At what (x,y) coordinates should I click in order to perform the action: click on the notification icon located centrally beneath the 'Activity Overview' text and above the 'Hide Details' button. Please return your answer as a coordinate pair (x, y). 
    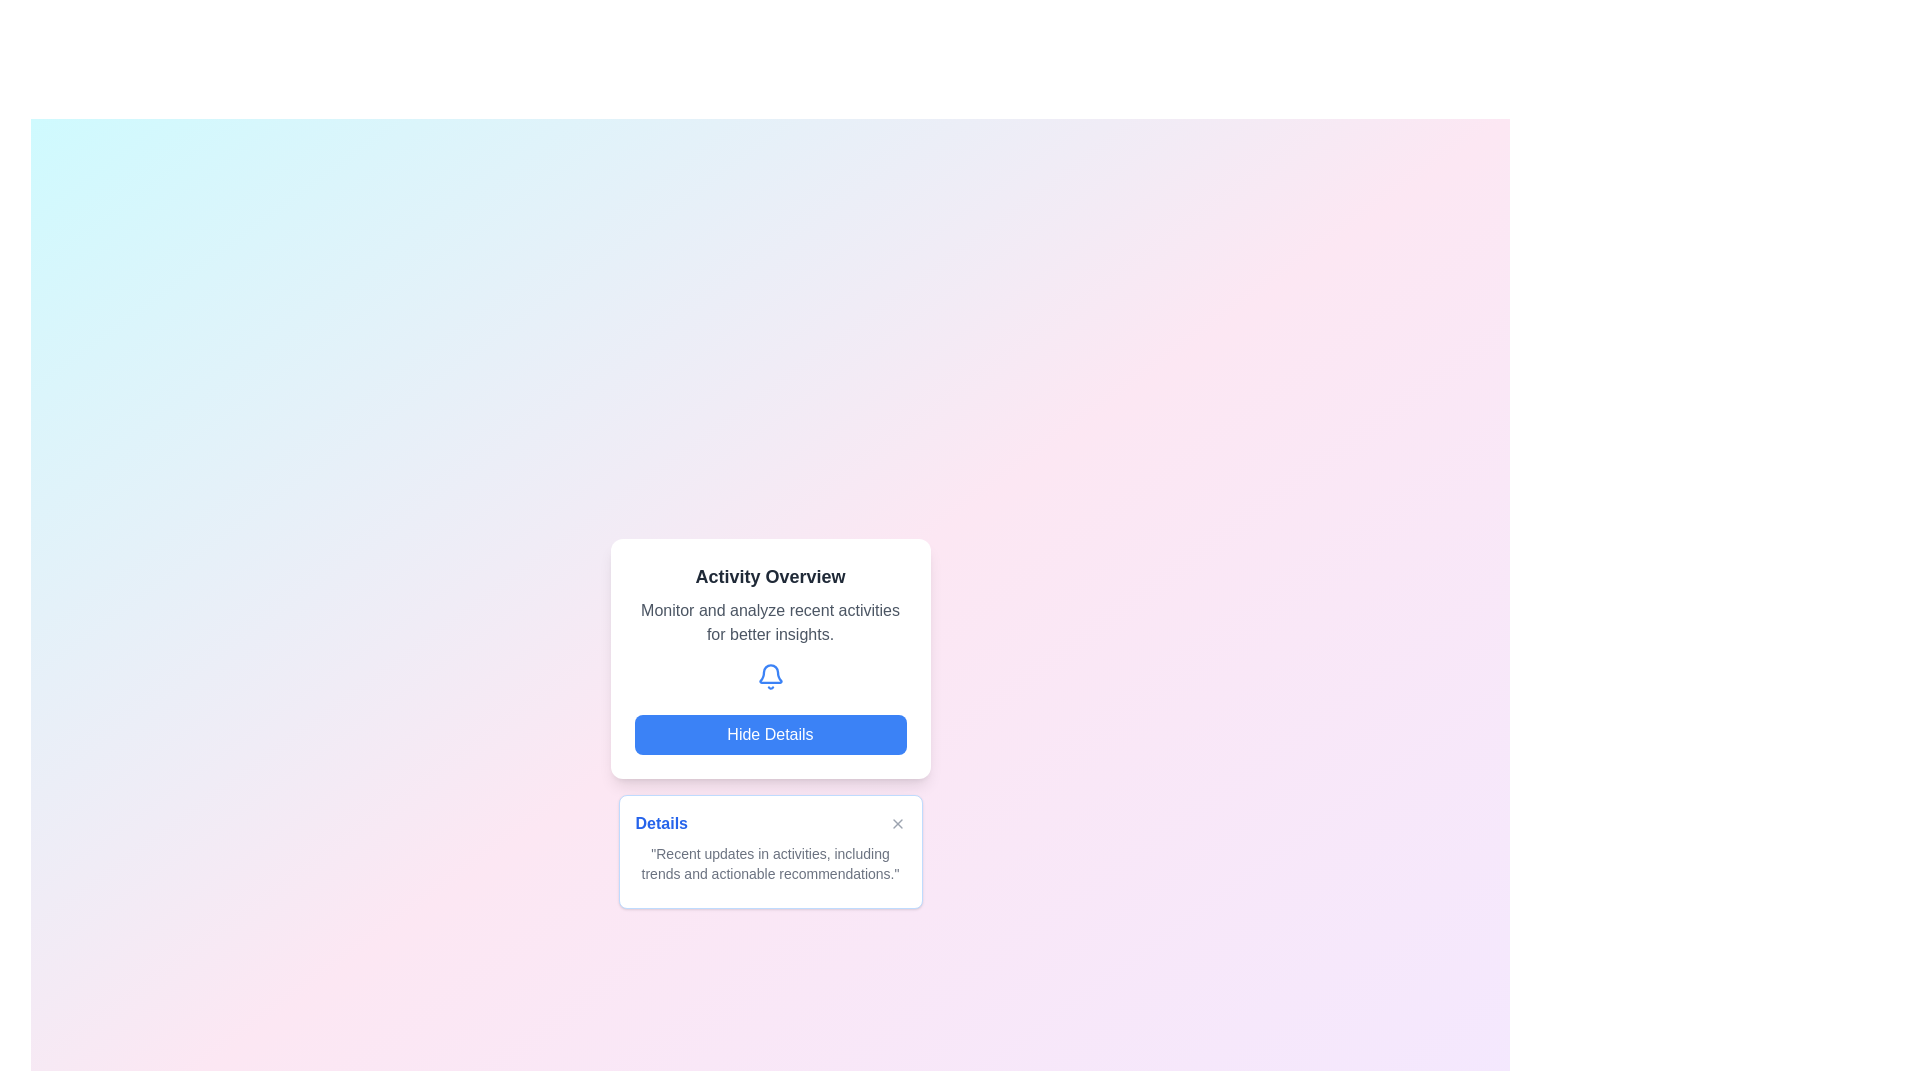
    Looking at the image, I should click on (769, 676).